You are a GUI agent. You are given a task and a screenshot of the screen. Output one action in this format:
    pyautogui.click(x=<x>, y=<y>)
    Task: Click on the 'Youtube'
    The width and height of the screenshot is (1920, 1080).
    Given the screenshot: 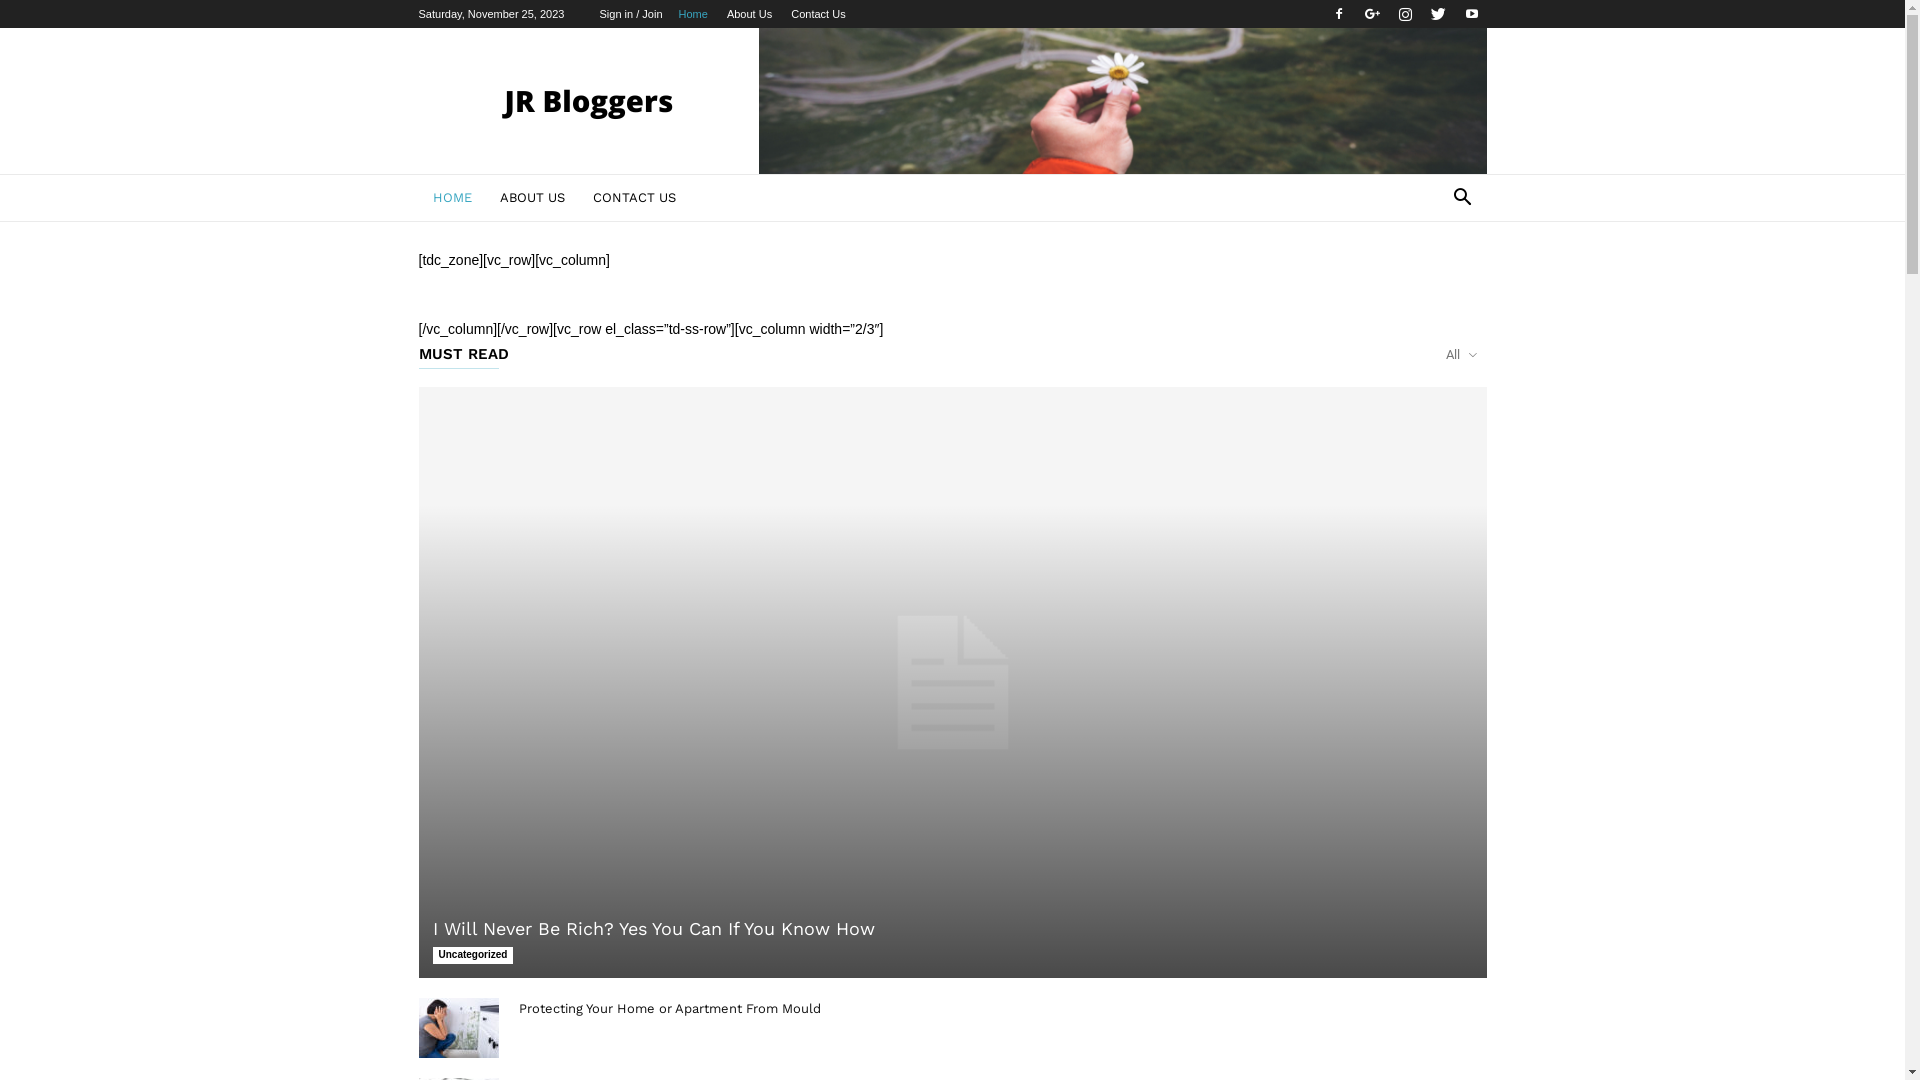 What is the action you would take?
    pyautogui.click(x=1470, y=14)
    